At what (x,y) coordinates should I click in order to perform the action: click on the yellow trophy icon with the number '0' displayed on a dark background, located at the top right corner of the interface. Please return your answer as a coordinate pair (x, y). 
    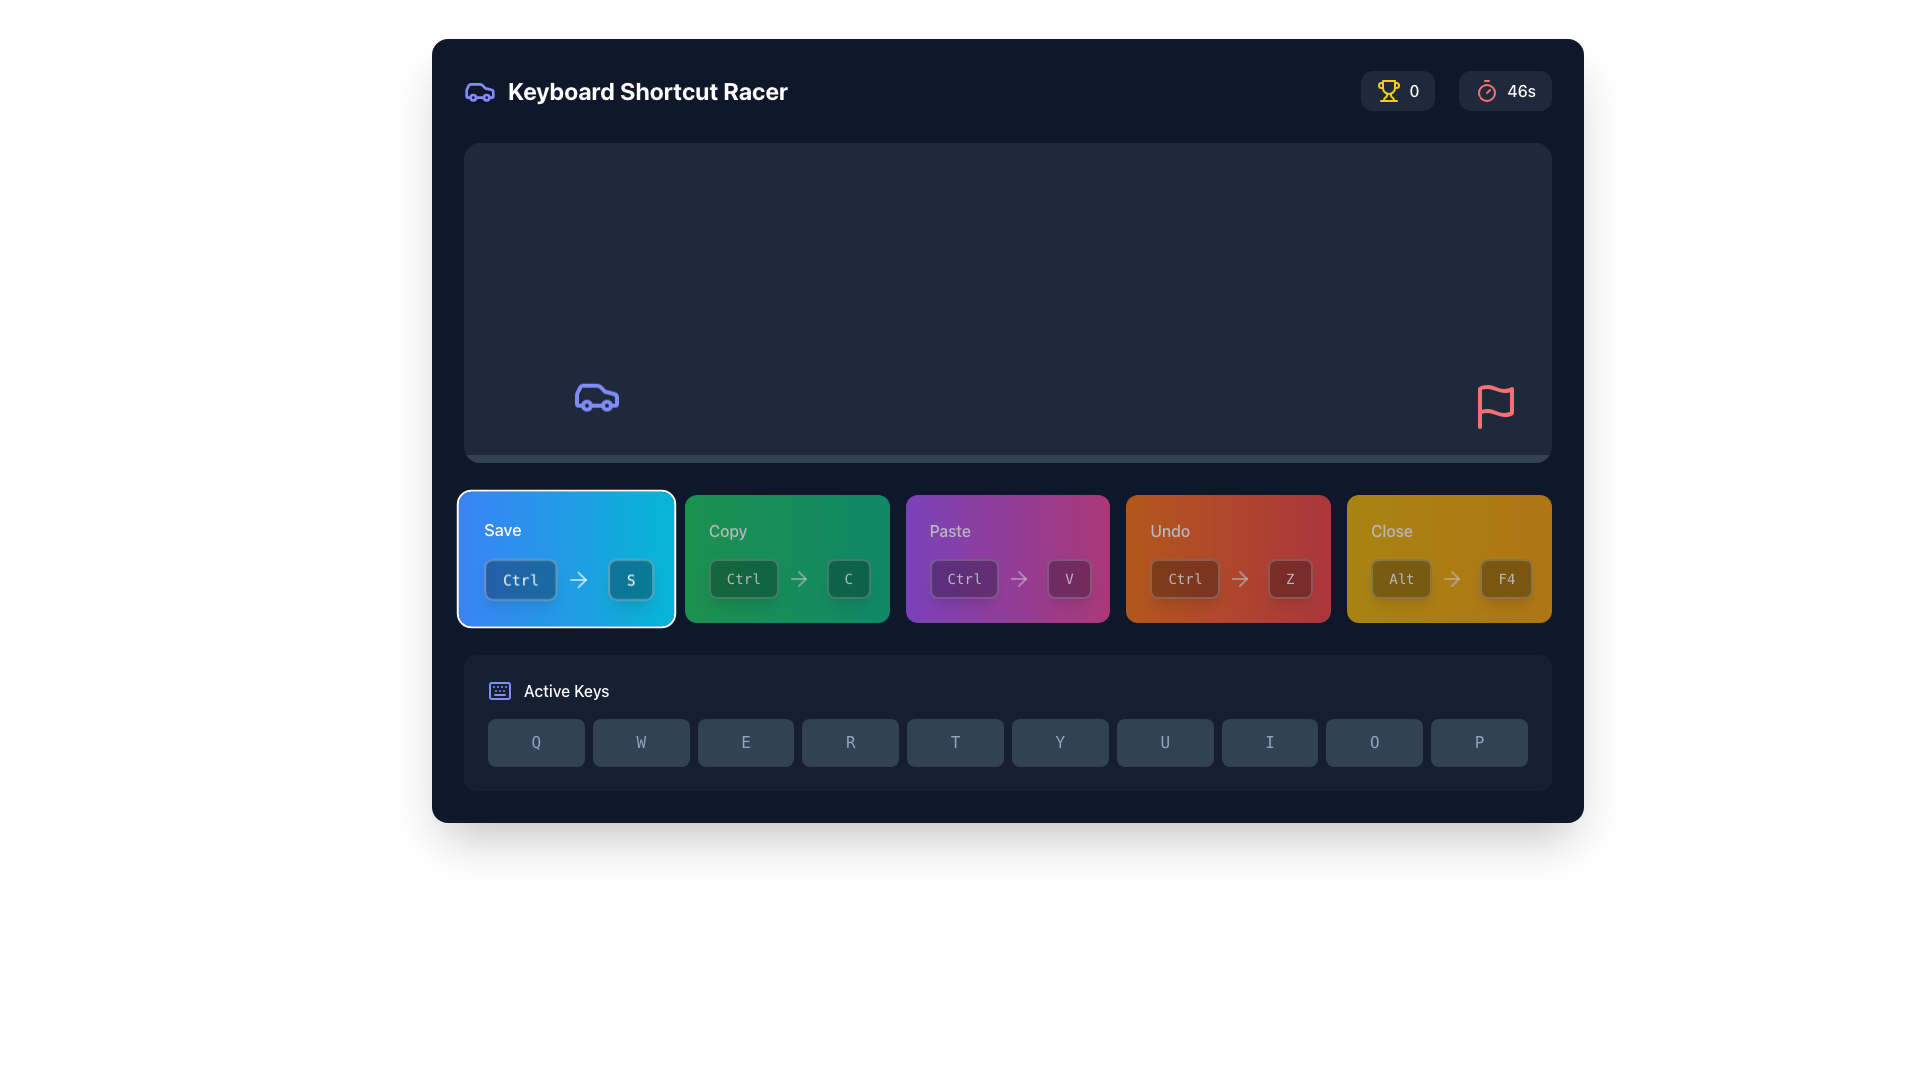
    Looking at the image, I should click on (1397, 91).